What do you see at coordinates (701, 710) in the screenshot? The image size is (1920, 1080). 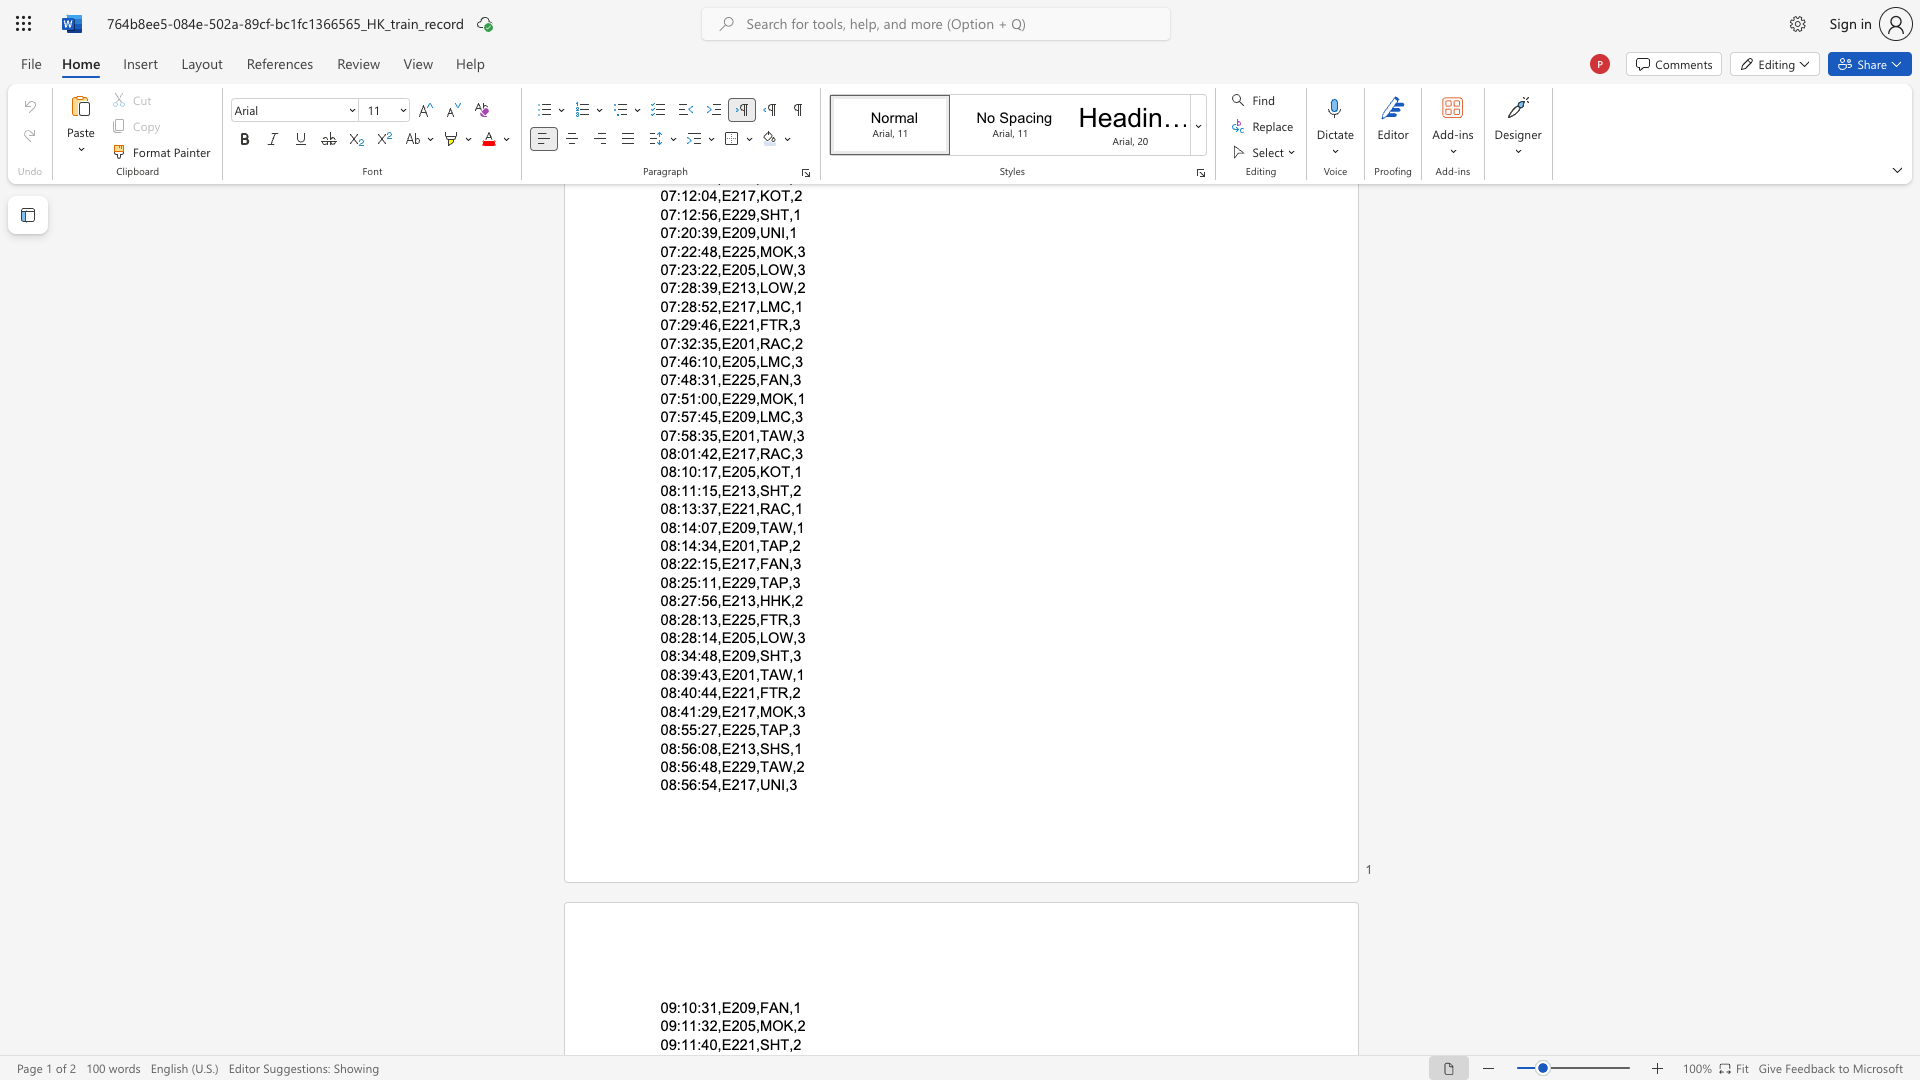 I see `the subset text "29,E2" within the text "08:41:29,E217,MOK,3"` at bounding box center [701, 710].